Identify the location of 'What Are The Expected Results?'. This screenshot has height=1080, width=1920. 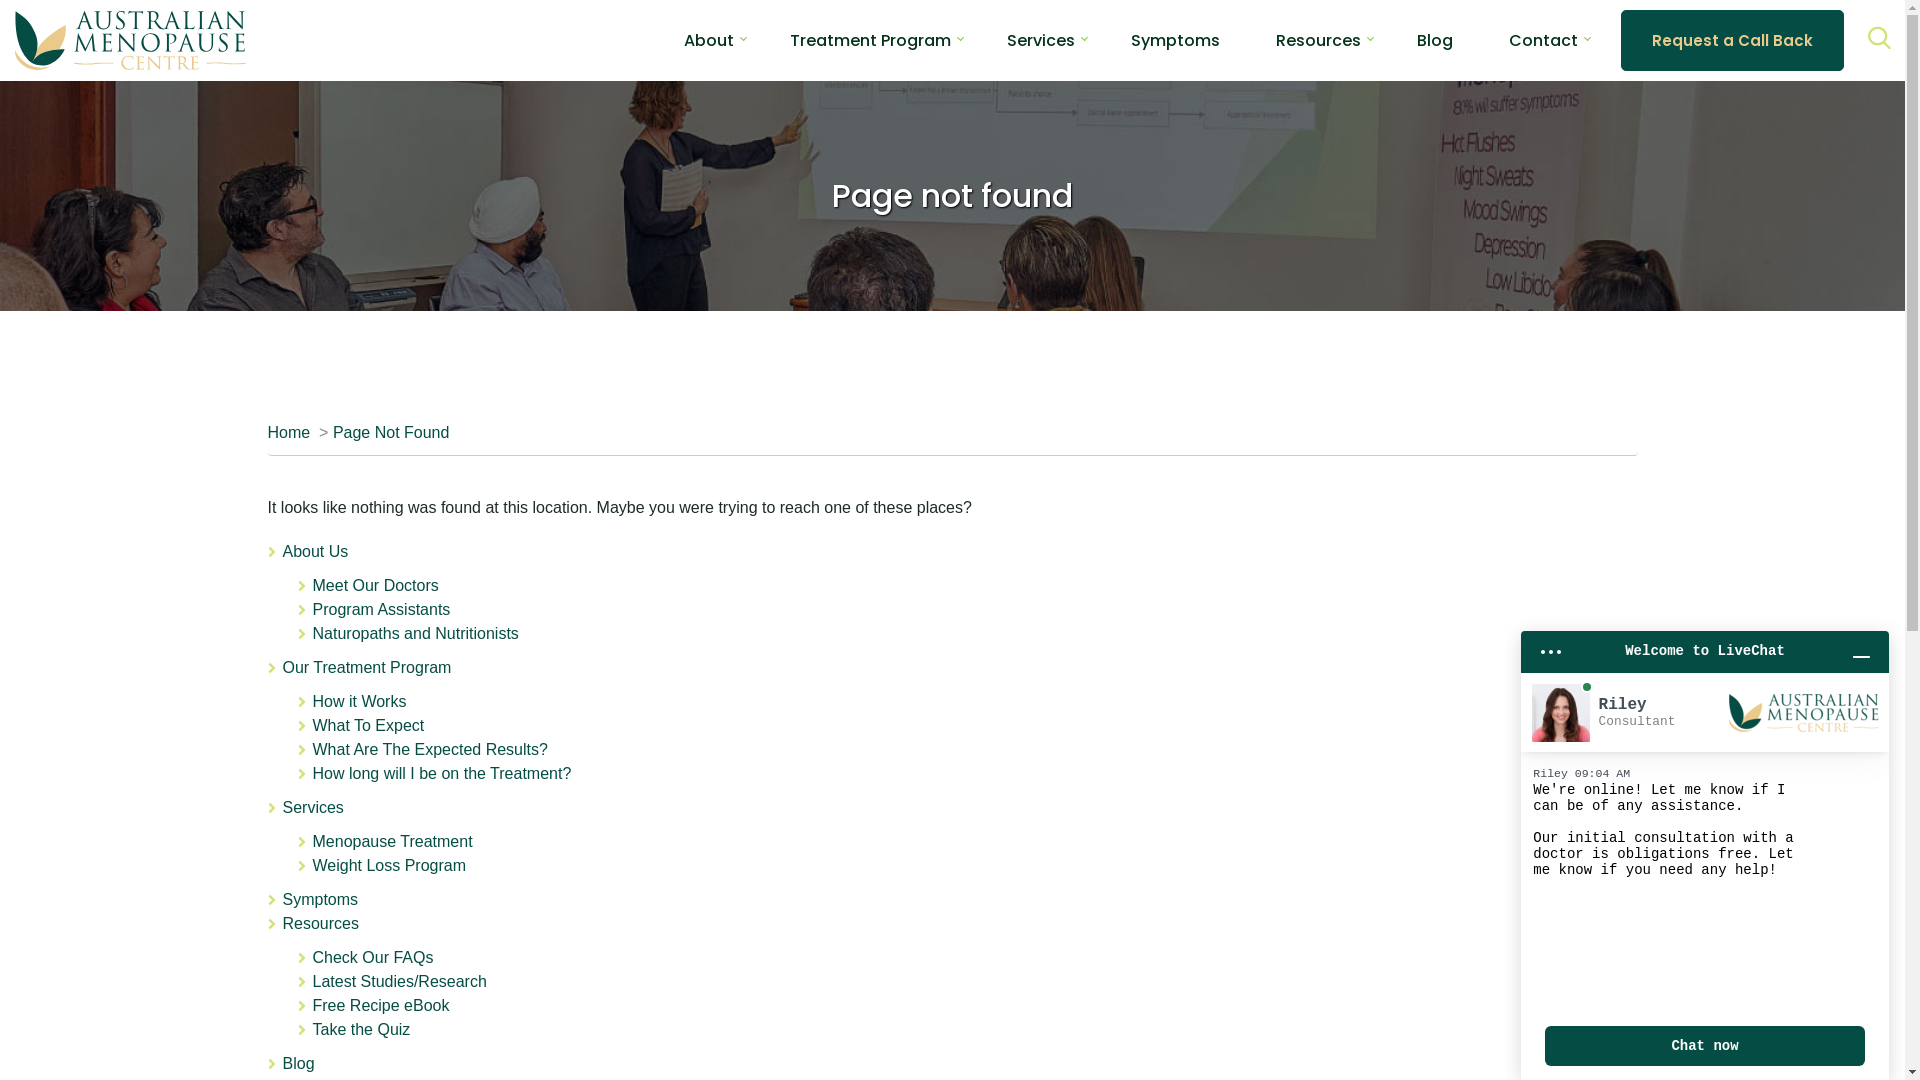
(311, 749).